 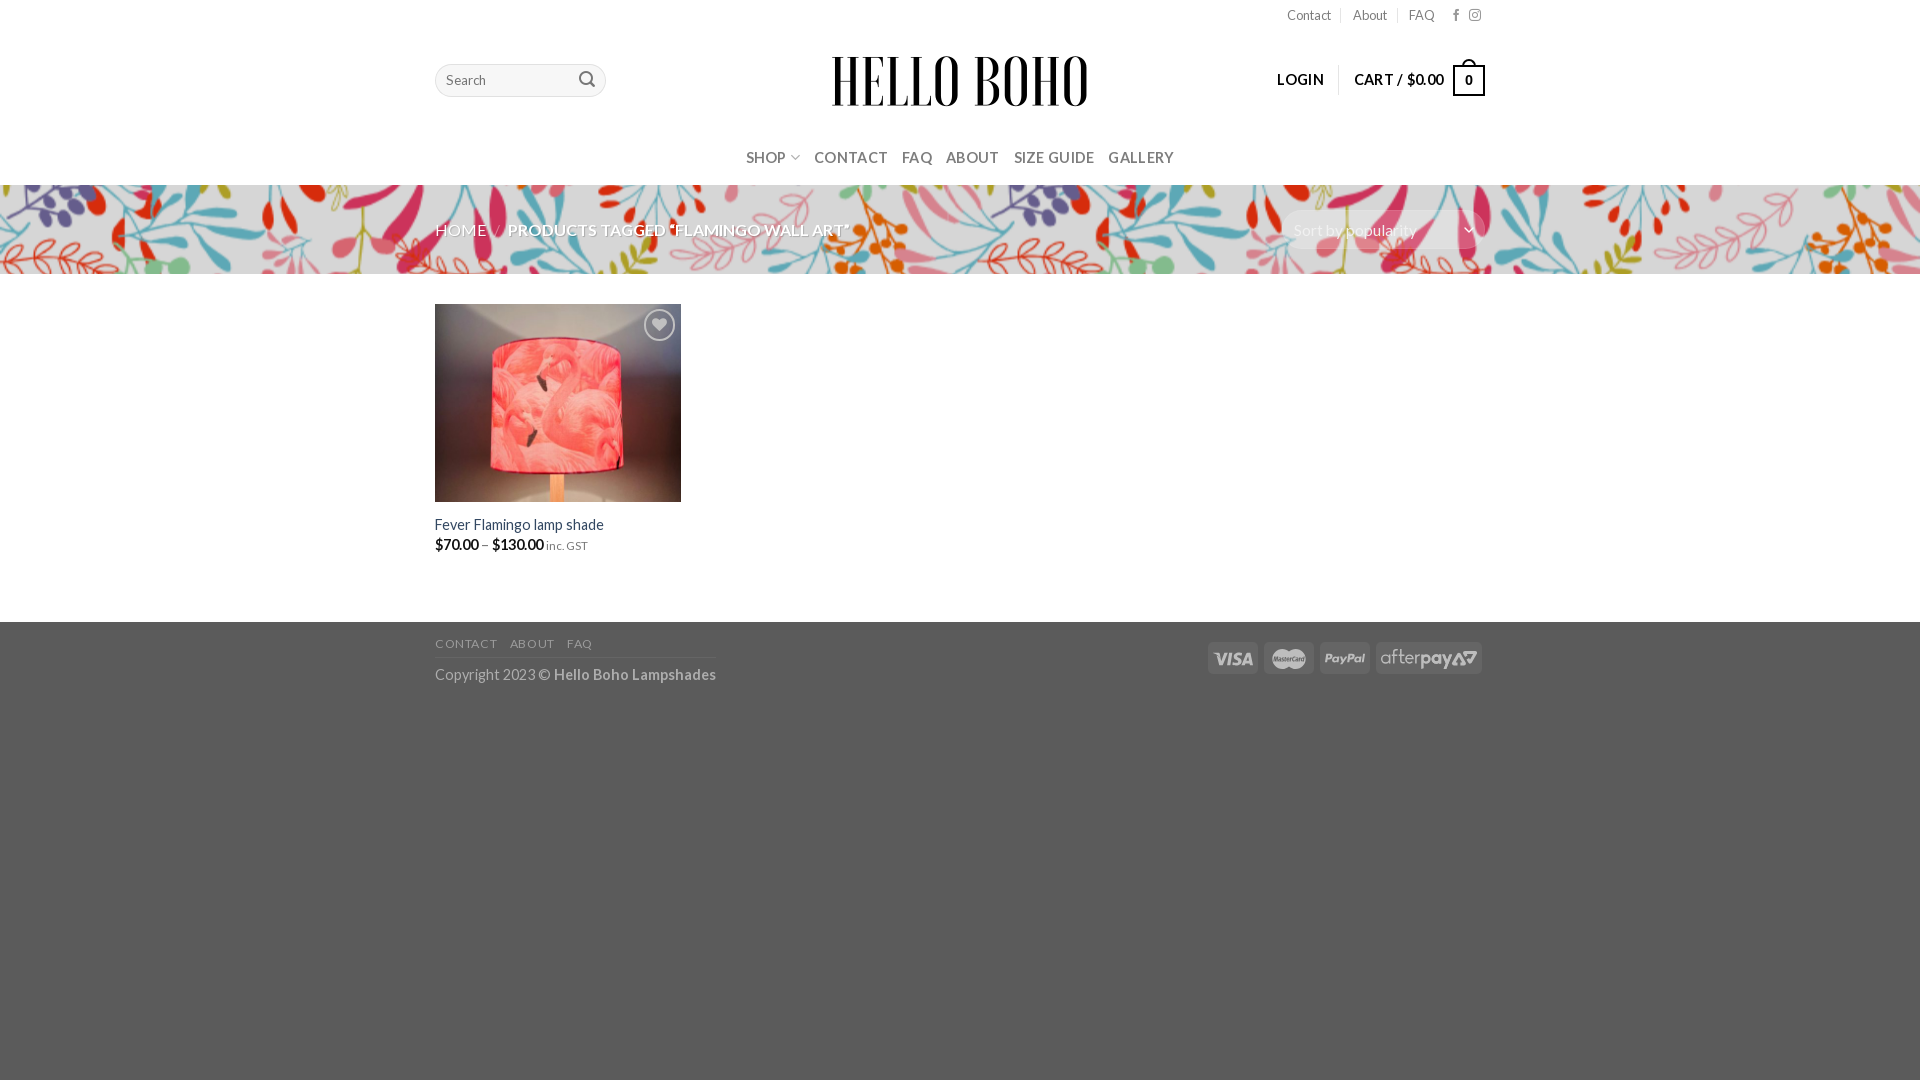 I want to click on 'SHOP', so click(x=772, y=156).